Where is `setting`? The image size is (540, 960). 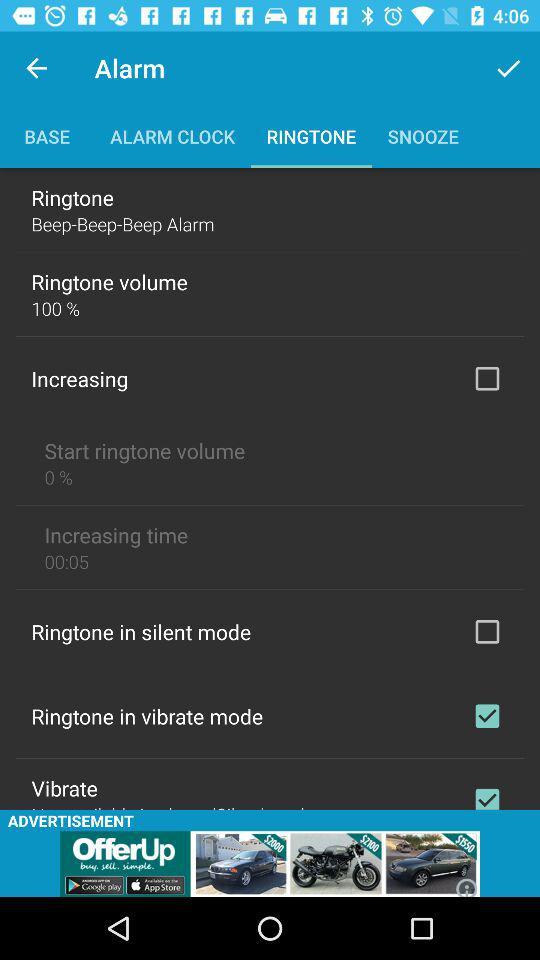 setting is located at coordinates (486, 716).